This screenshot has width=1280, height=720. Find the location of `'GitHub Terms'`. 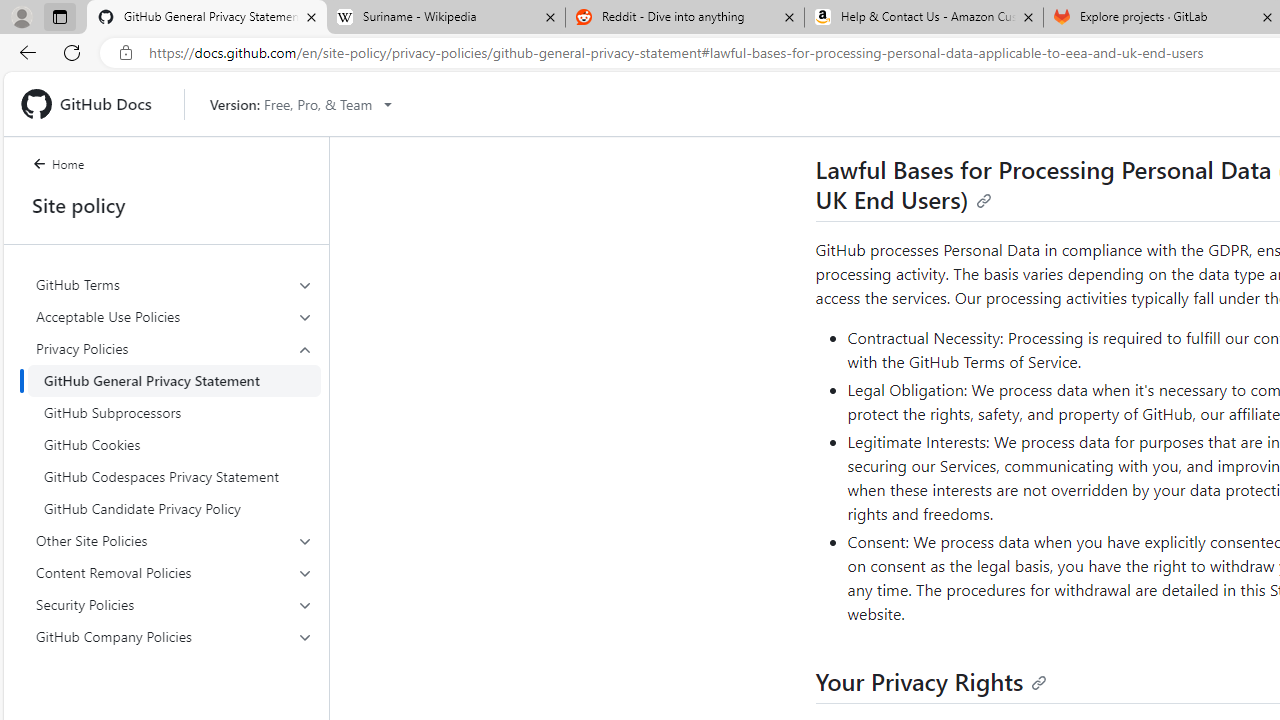

'GitHub Terms' is located at coordinates (174, 285).